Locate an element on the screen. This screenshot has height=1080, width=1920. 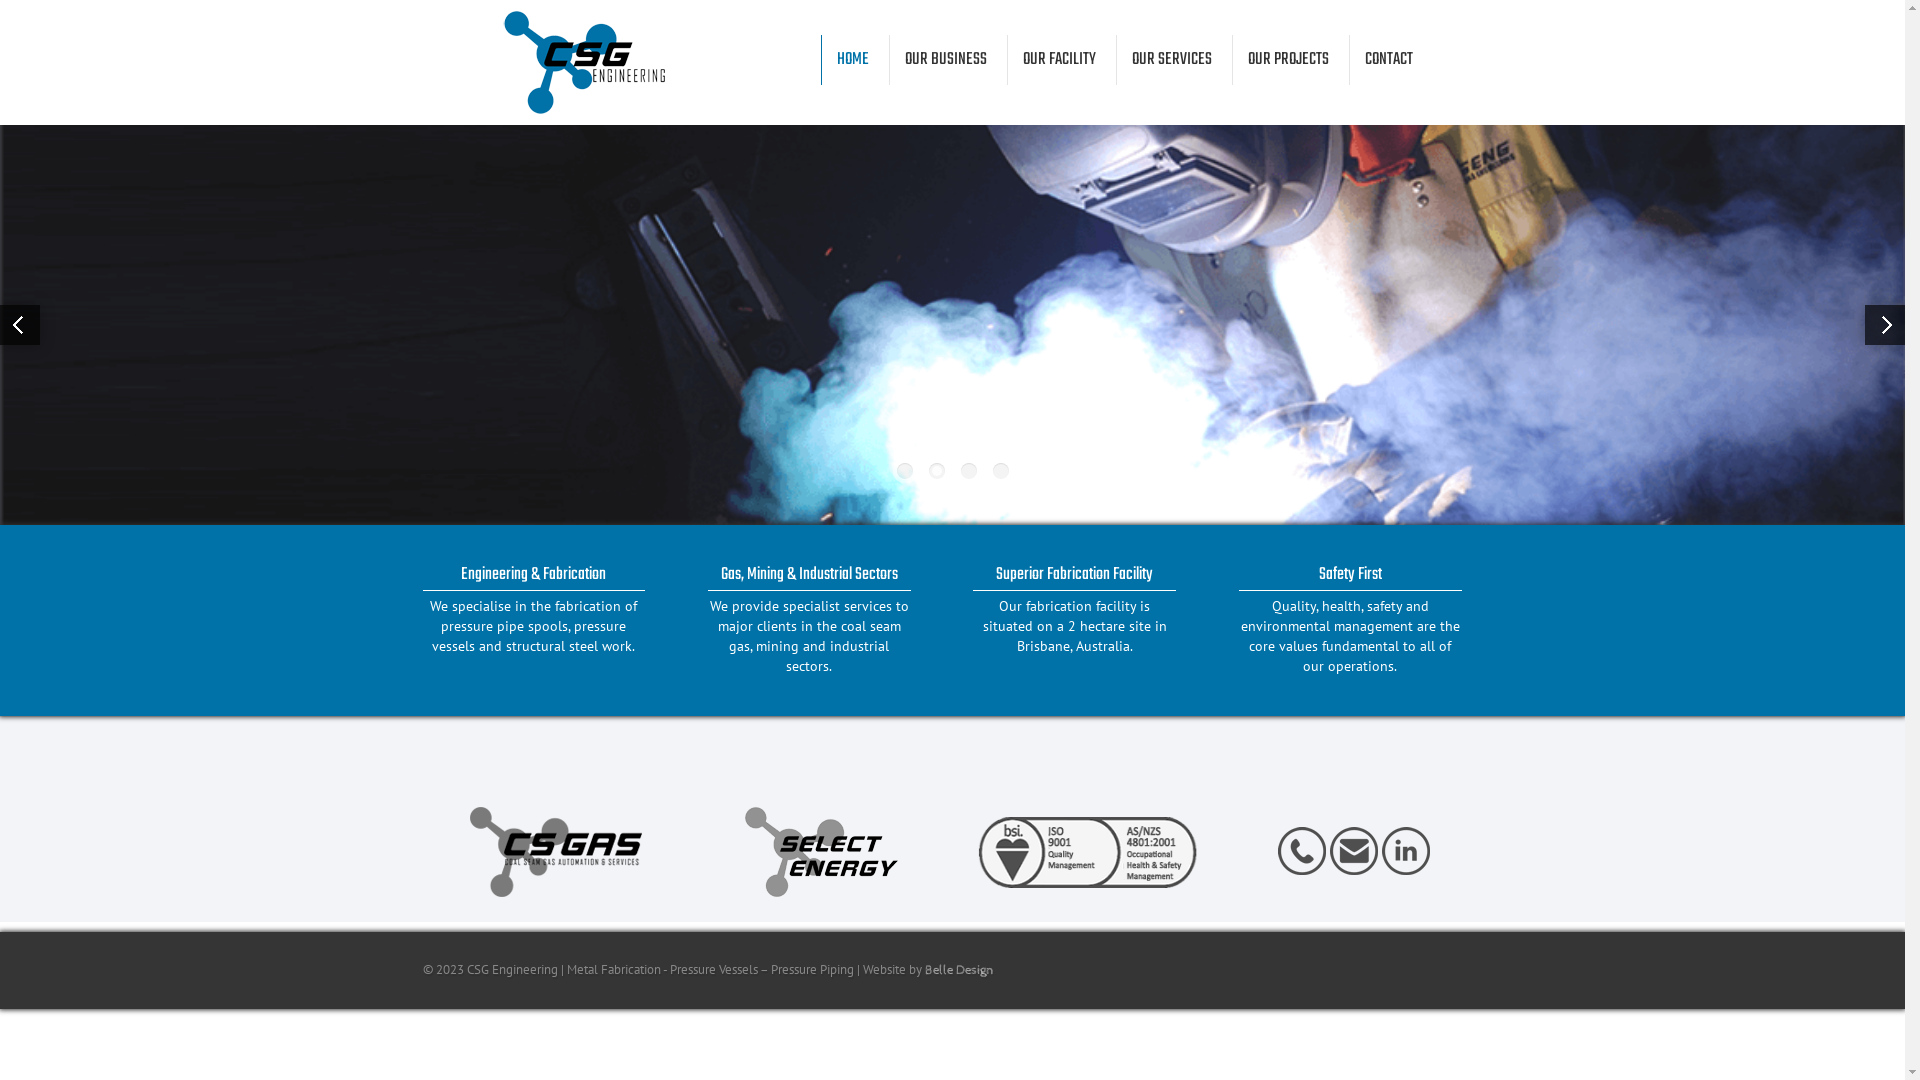
'Belle Design' is located at coordinates (957, 968).